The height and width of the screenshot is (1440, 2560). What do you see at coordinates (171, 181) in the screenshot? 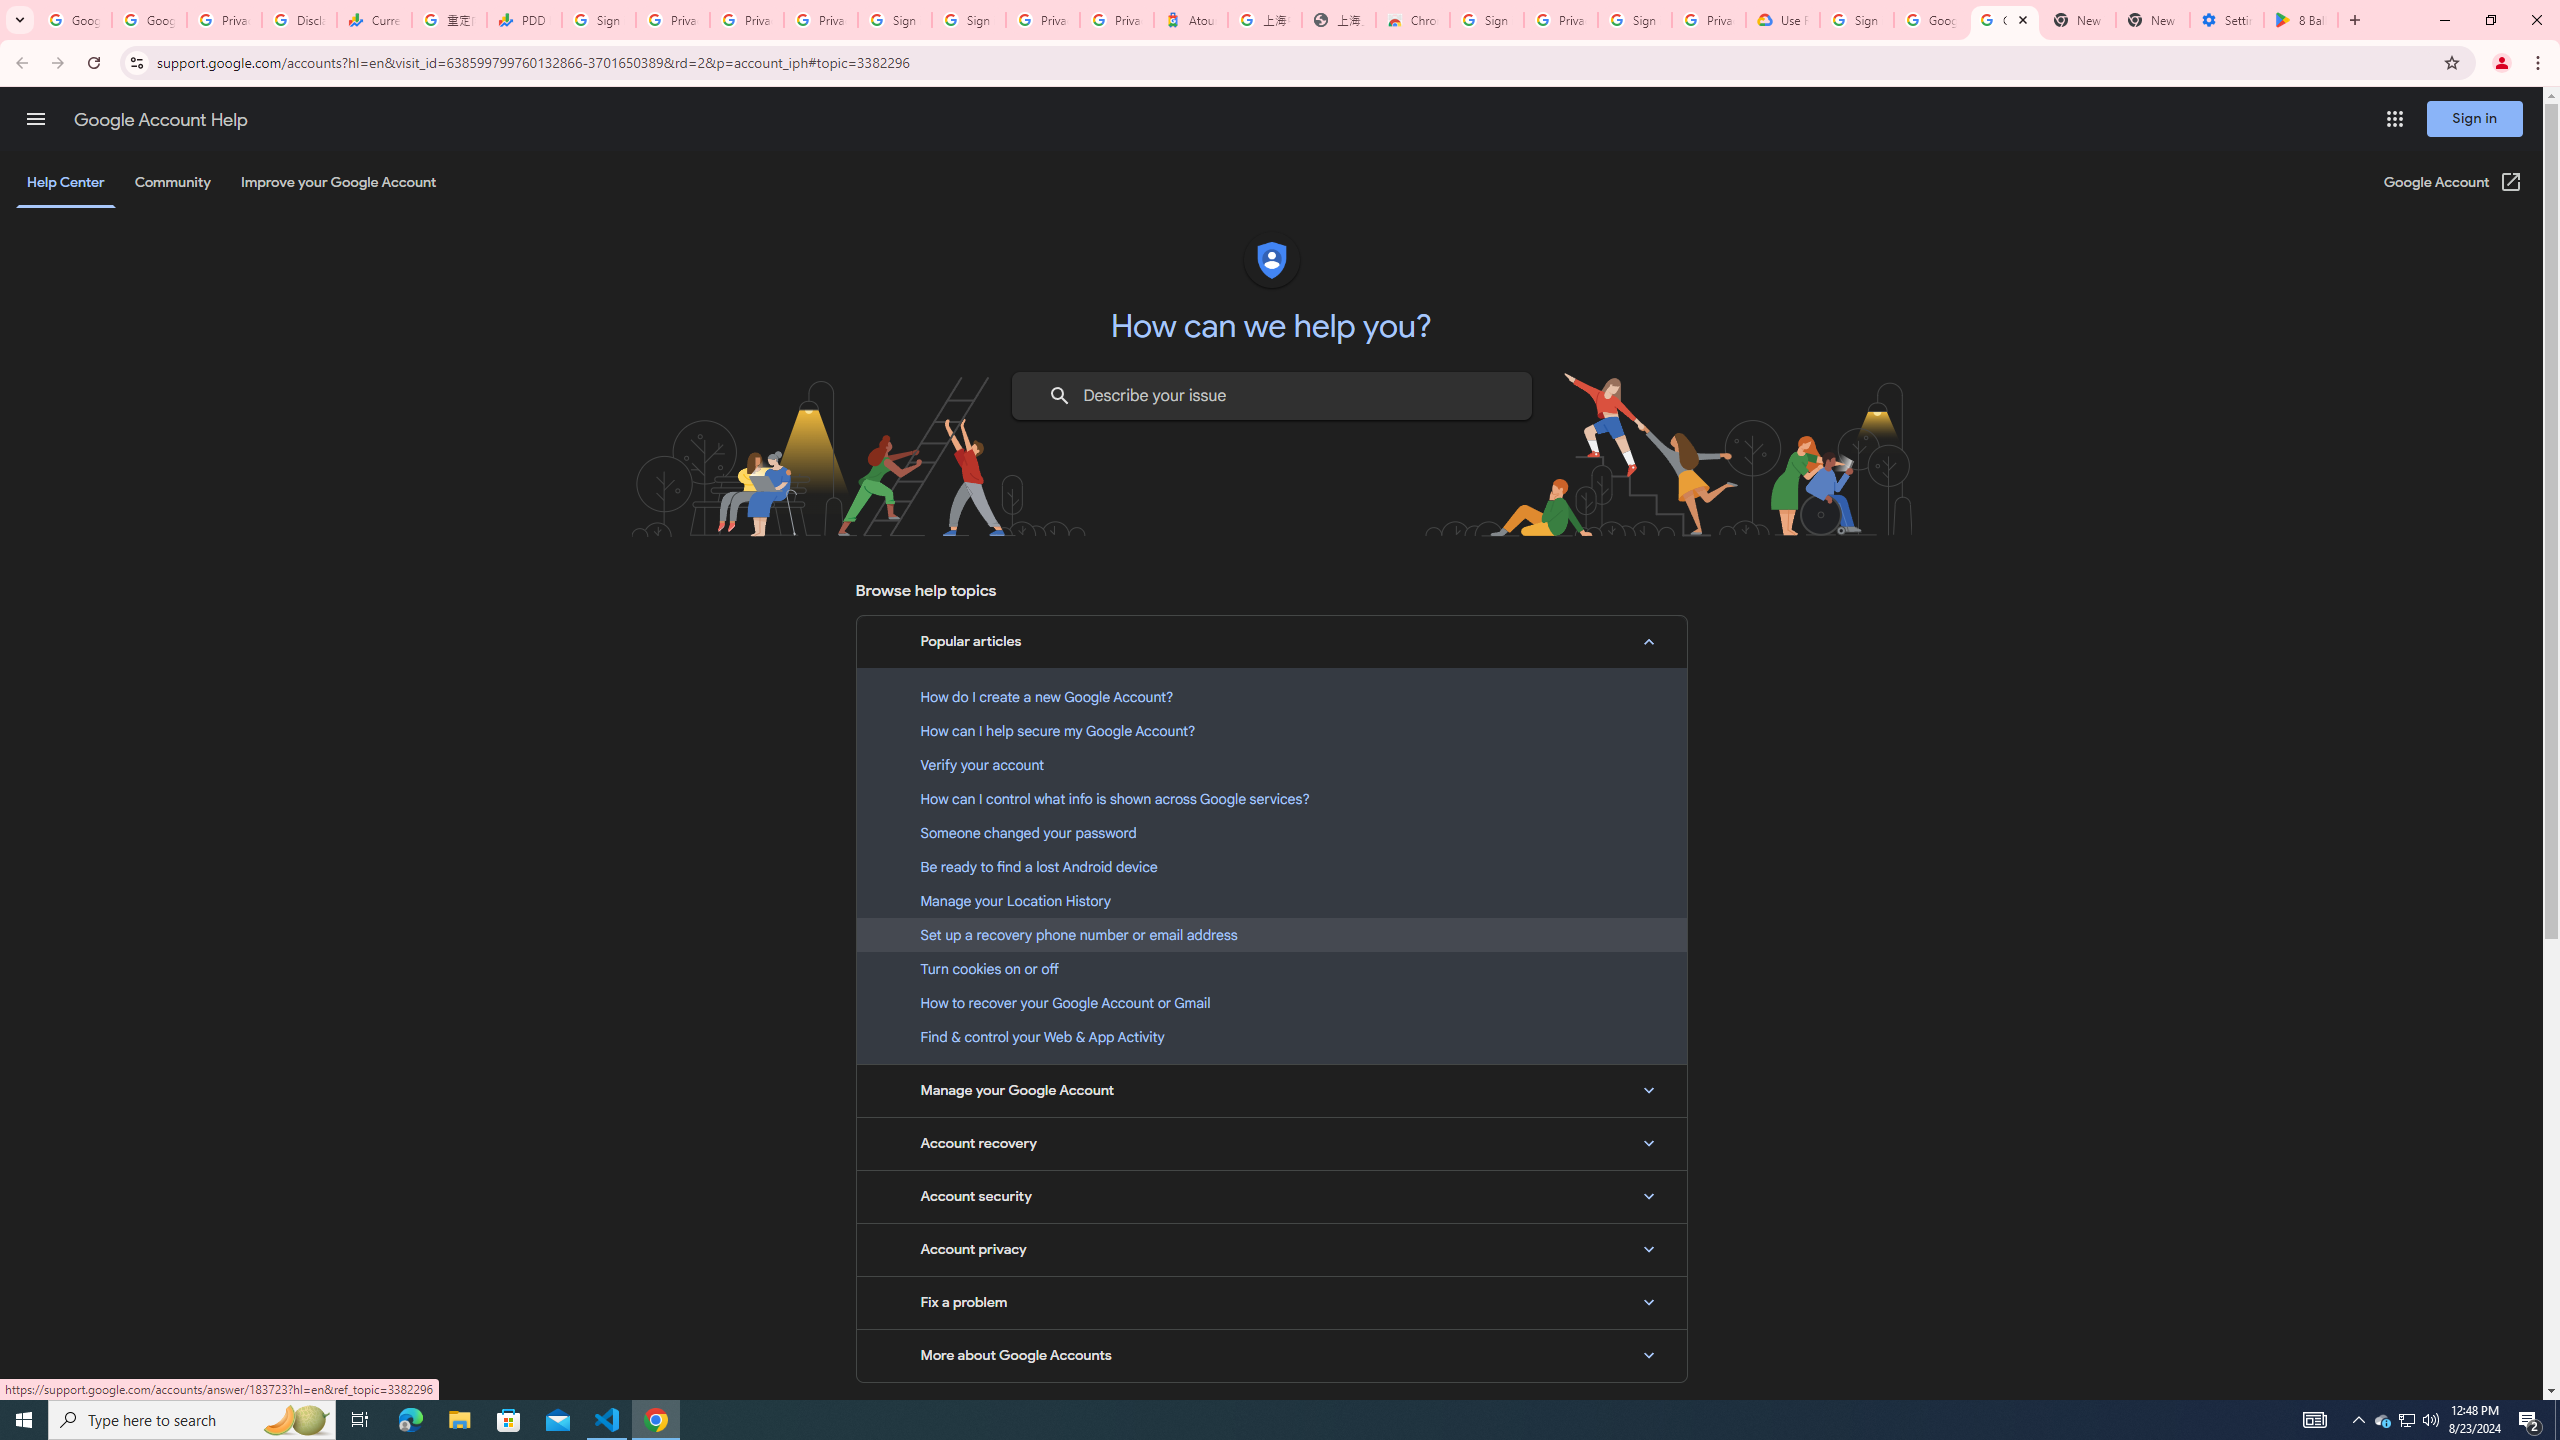
I see `'Community'` at bounding box center [171, 181].